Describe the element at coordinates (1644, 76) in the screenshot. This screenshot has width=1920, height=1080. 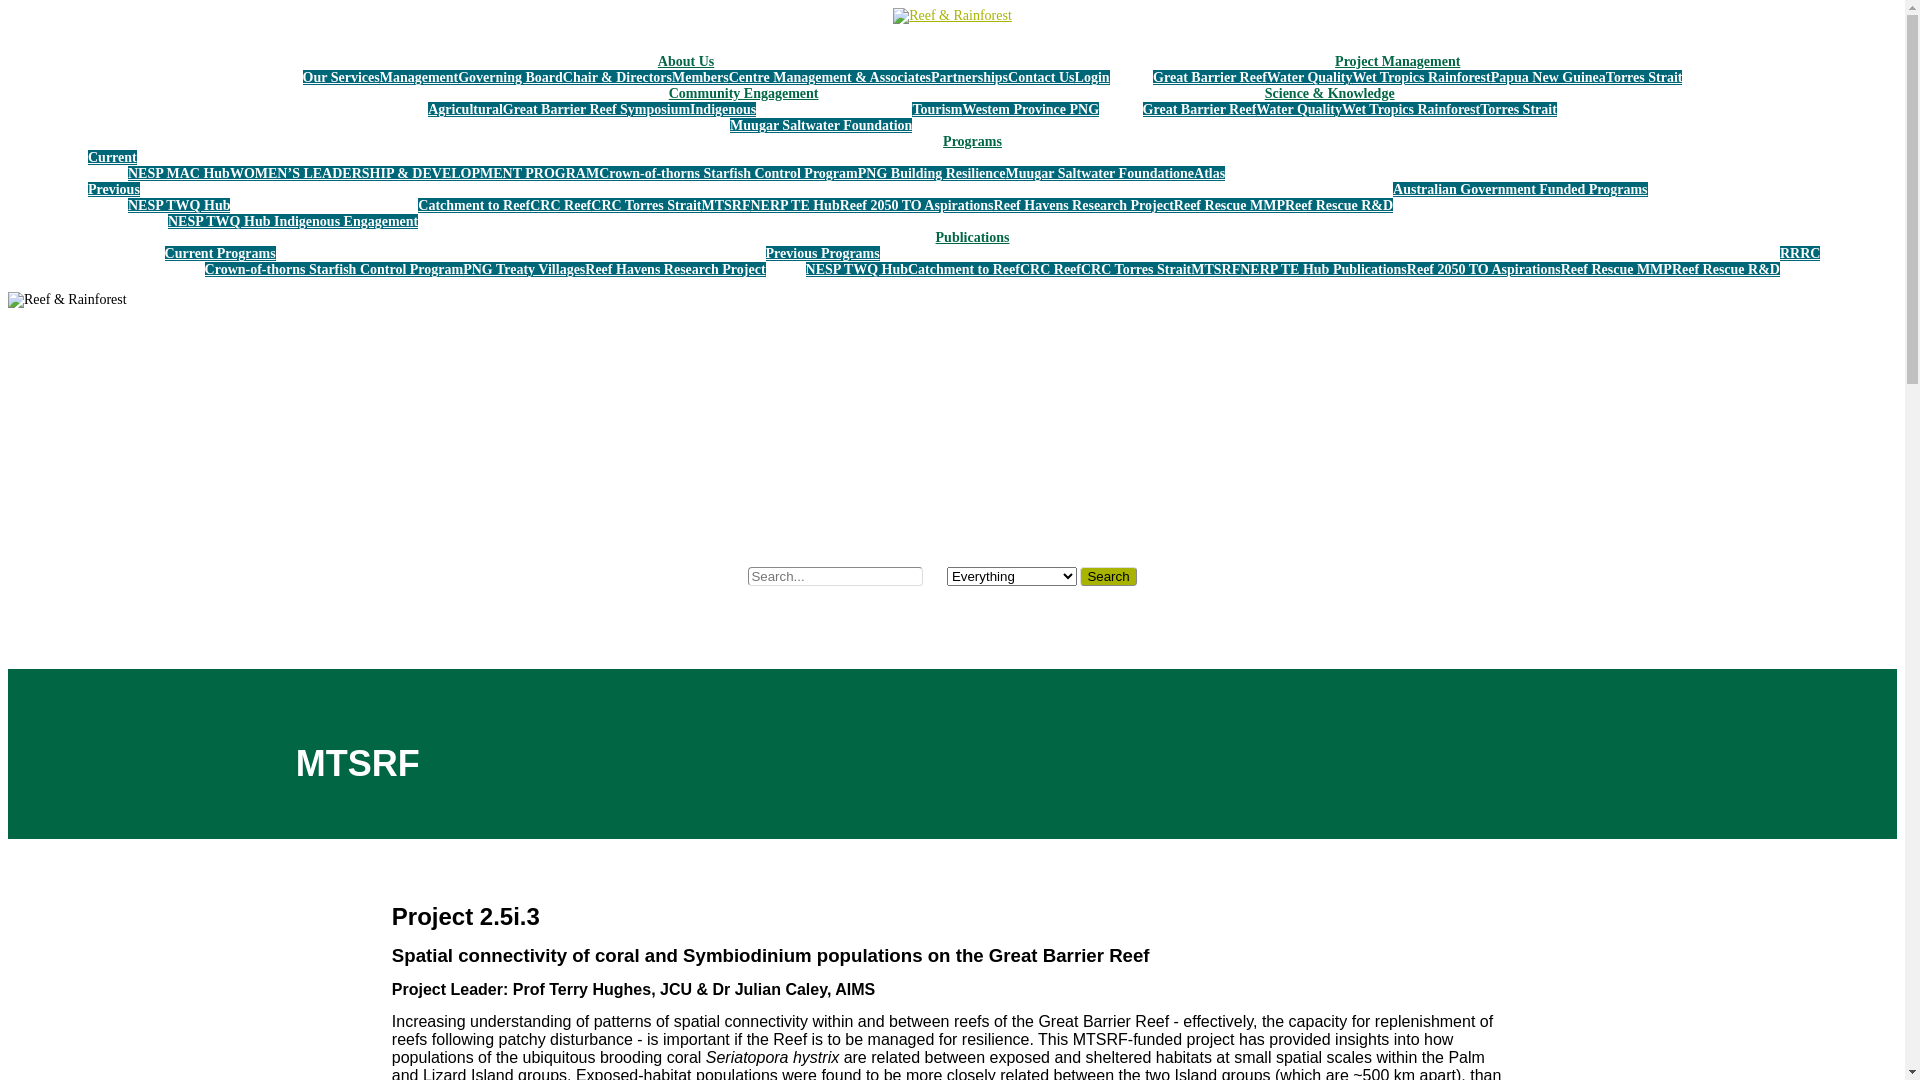
I see `'Torres Strait'` at that location.